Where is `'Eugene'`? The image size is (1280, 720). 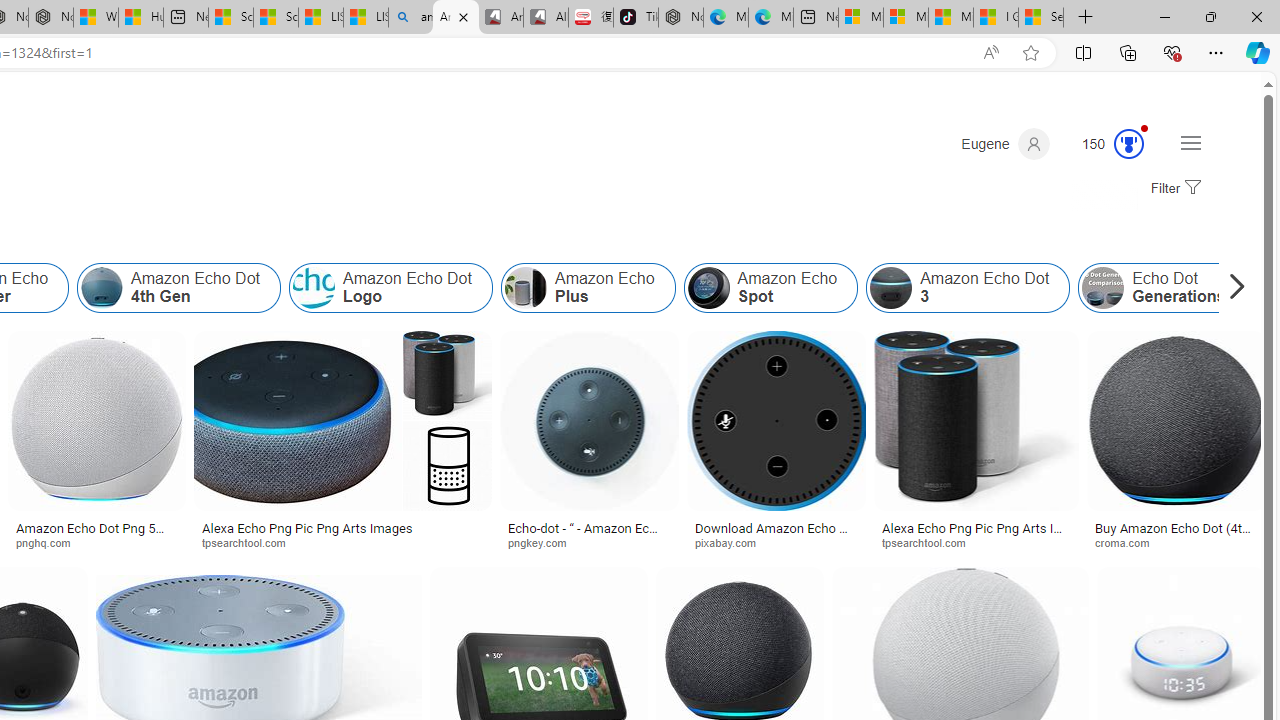 'Eugene' is located at coordinates (1005, 143).